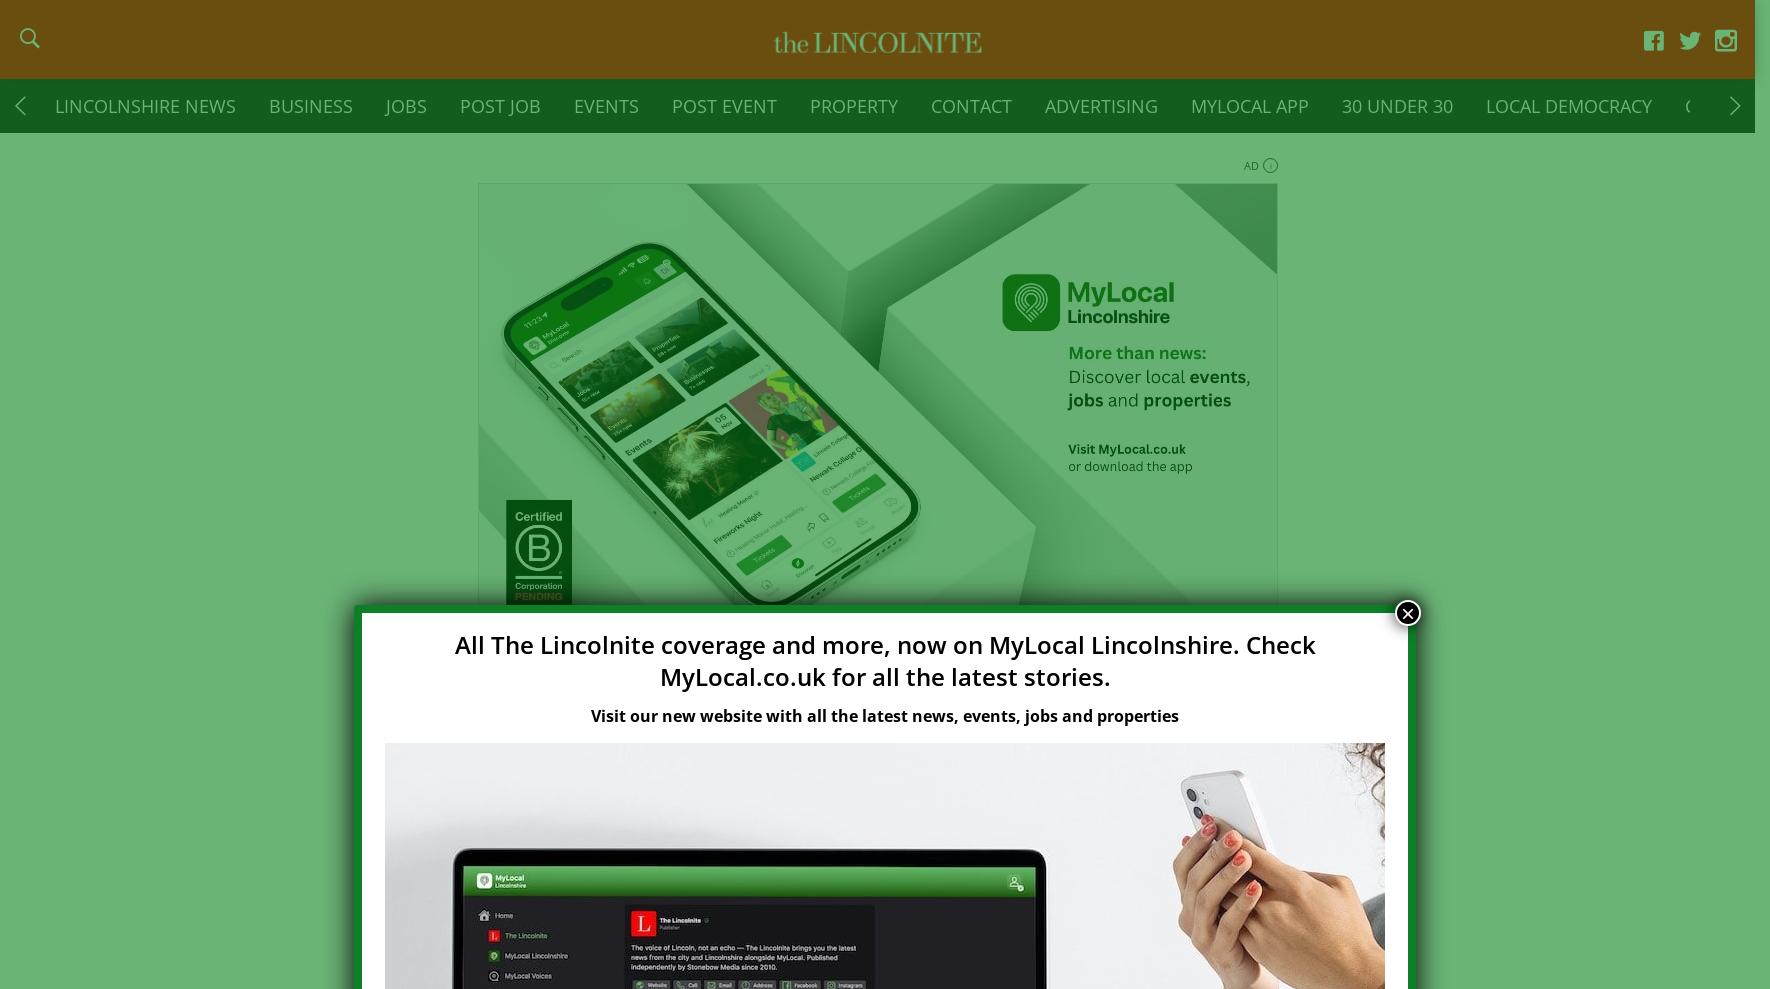  I want to click on 'i', so click(1268, 177).